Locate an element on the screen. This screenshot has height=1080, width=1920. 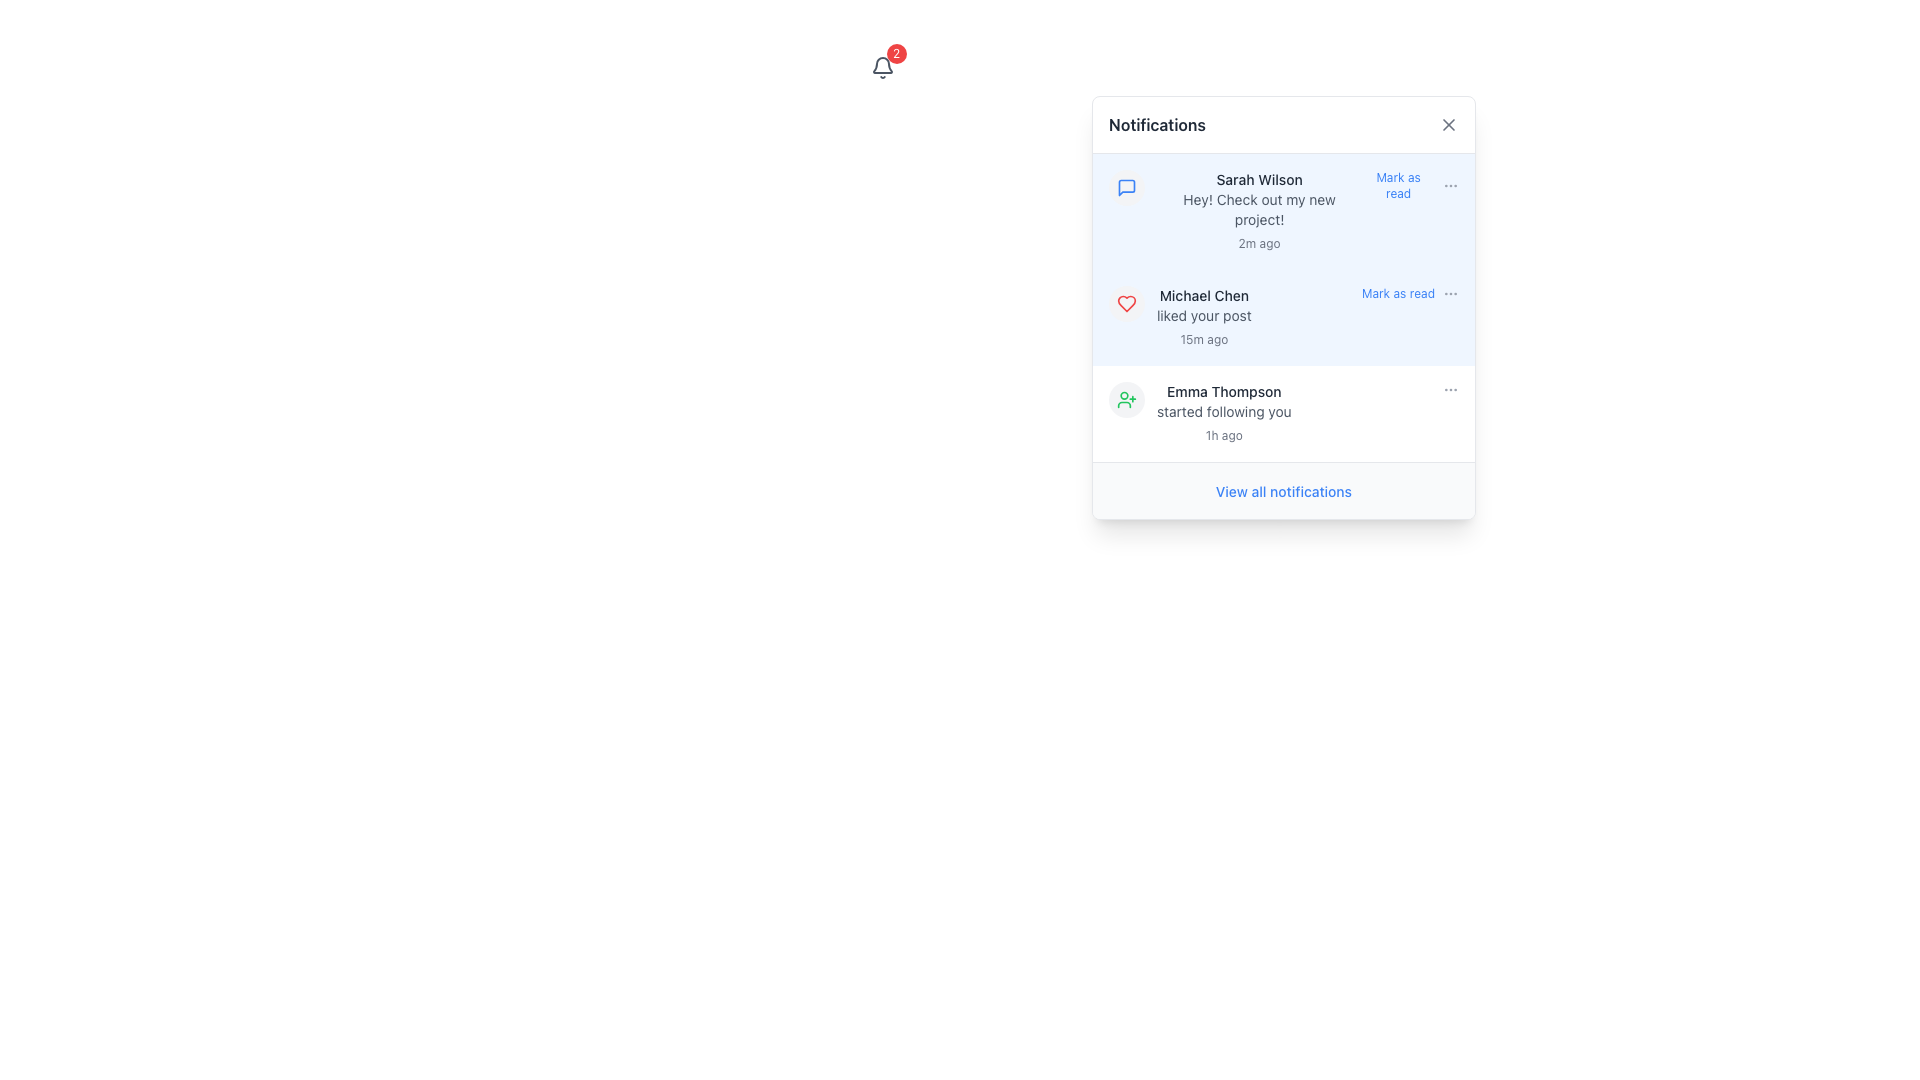
the green user icon with a plus sign located in the upper left of the interface is located at coordinates (1127, 400).